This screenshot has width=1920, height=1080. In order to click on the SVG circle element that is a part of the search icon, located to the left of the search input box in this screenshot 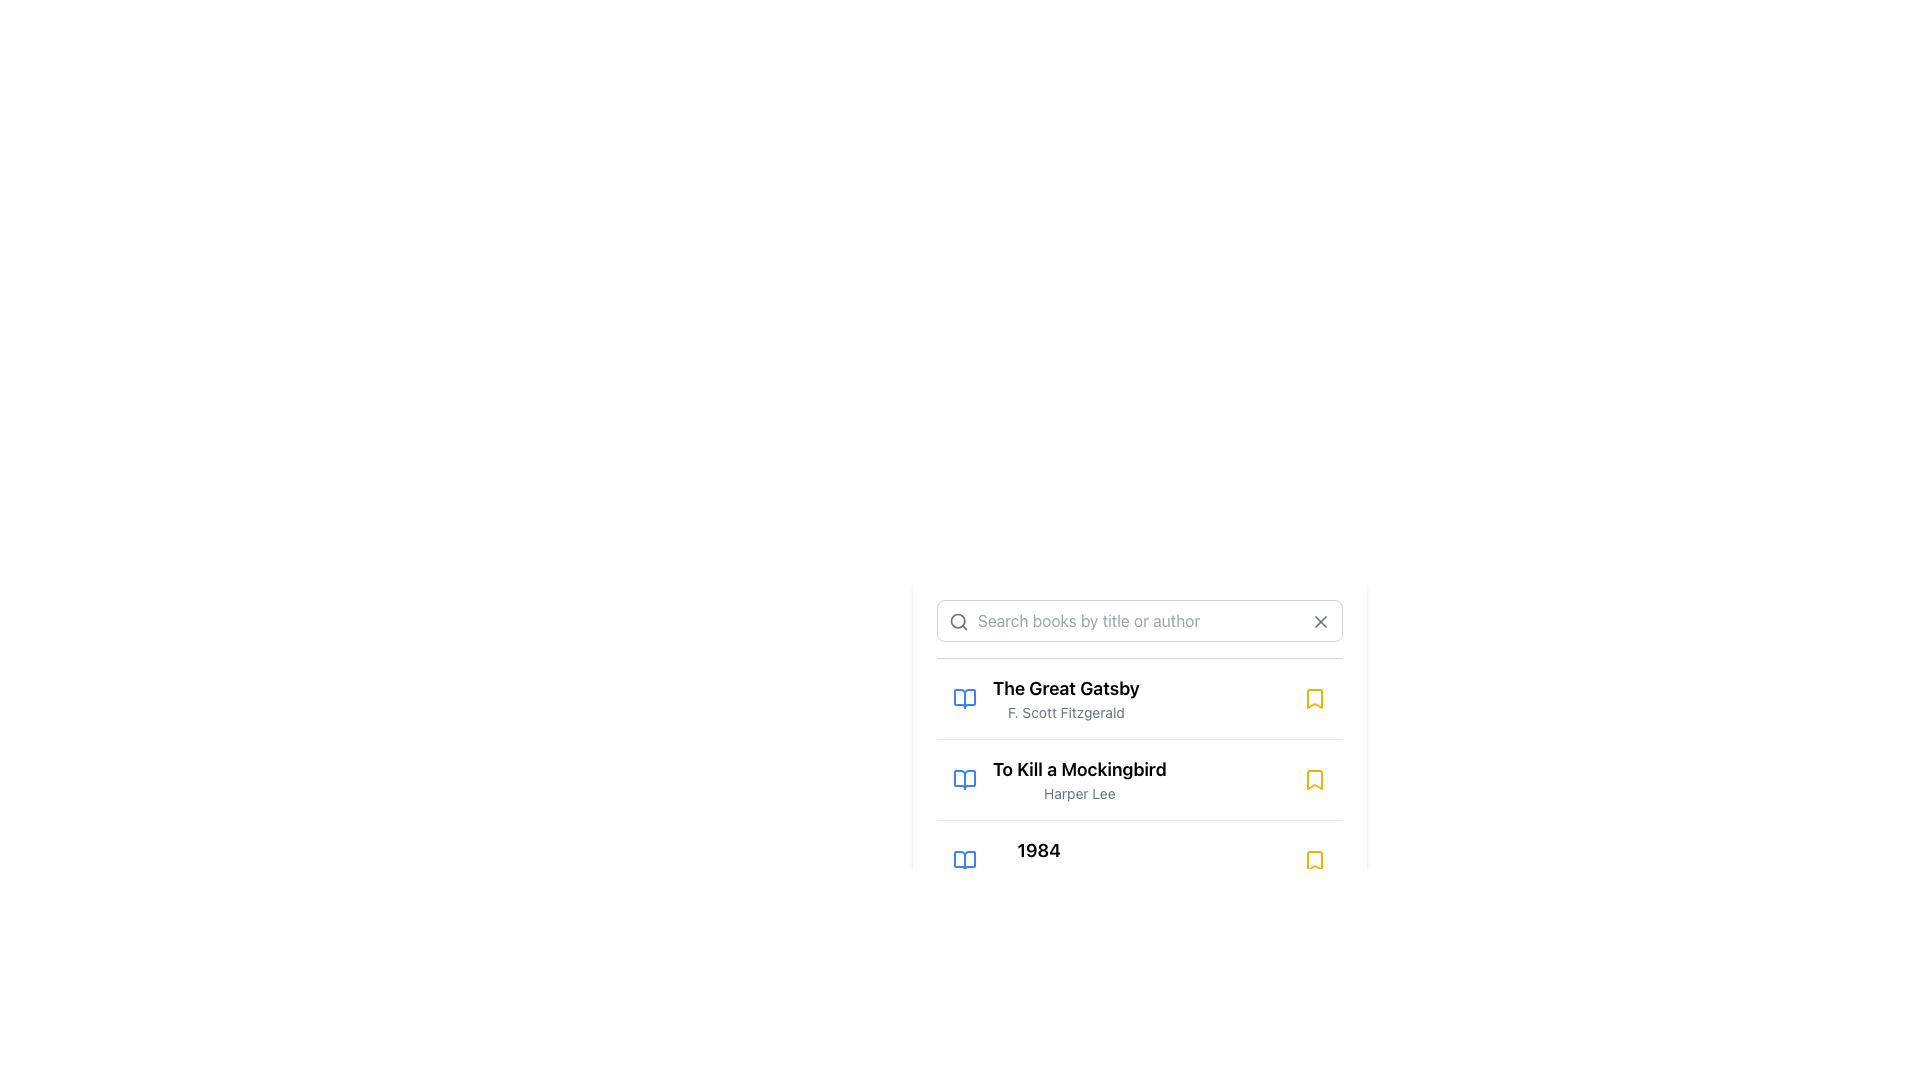, I will do `click(957, 620)`.